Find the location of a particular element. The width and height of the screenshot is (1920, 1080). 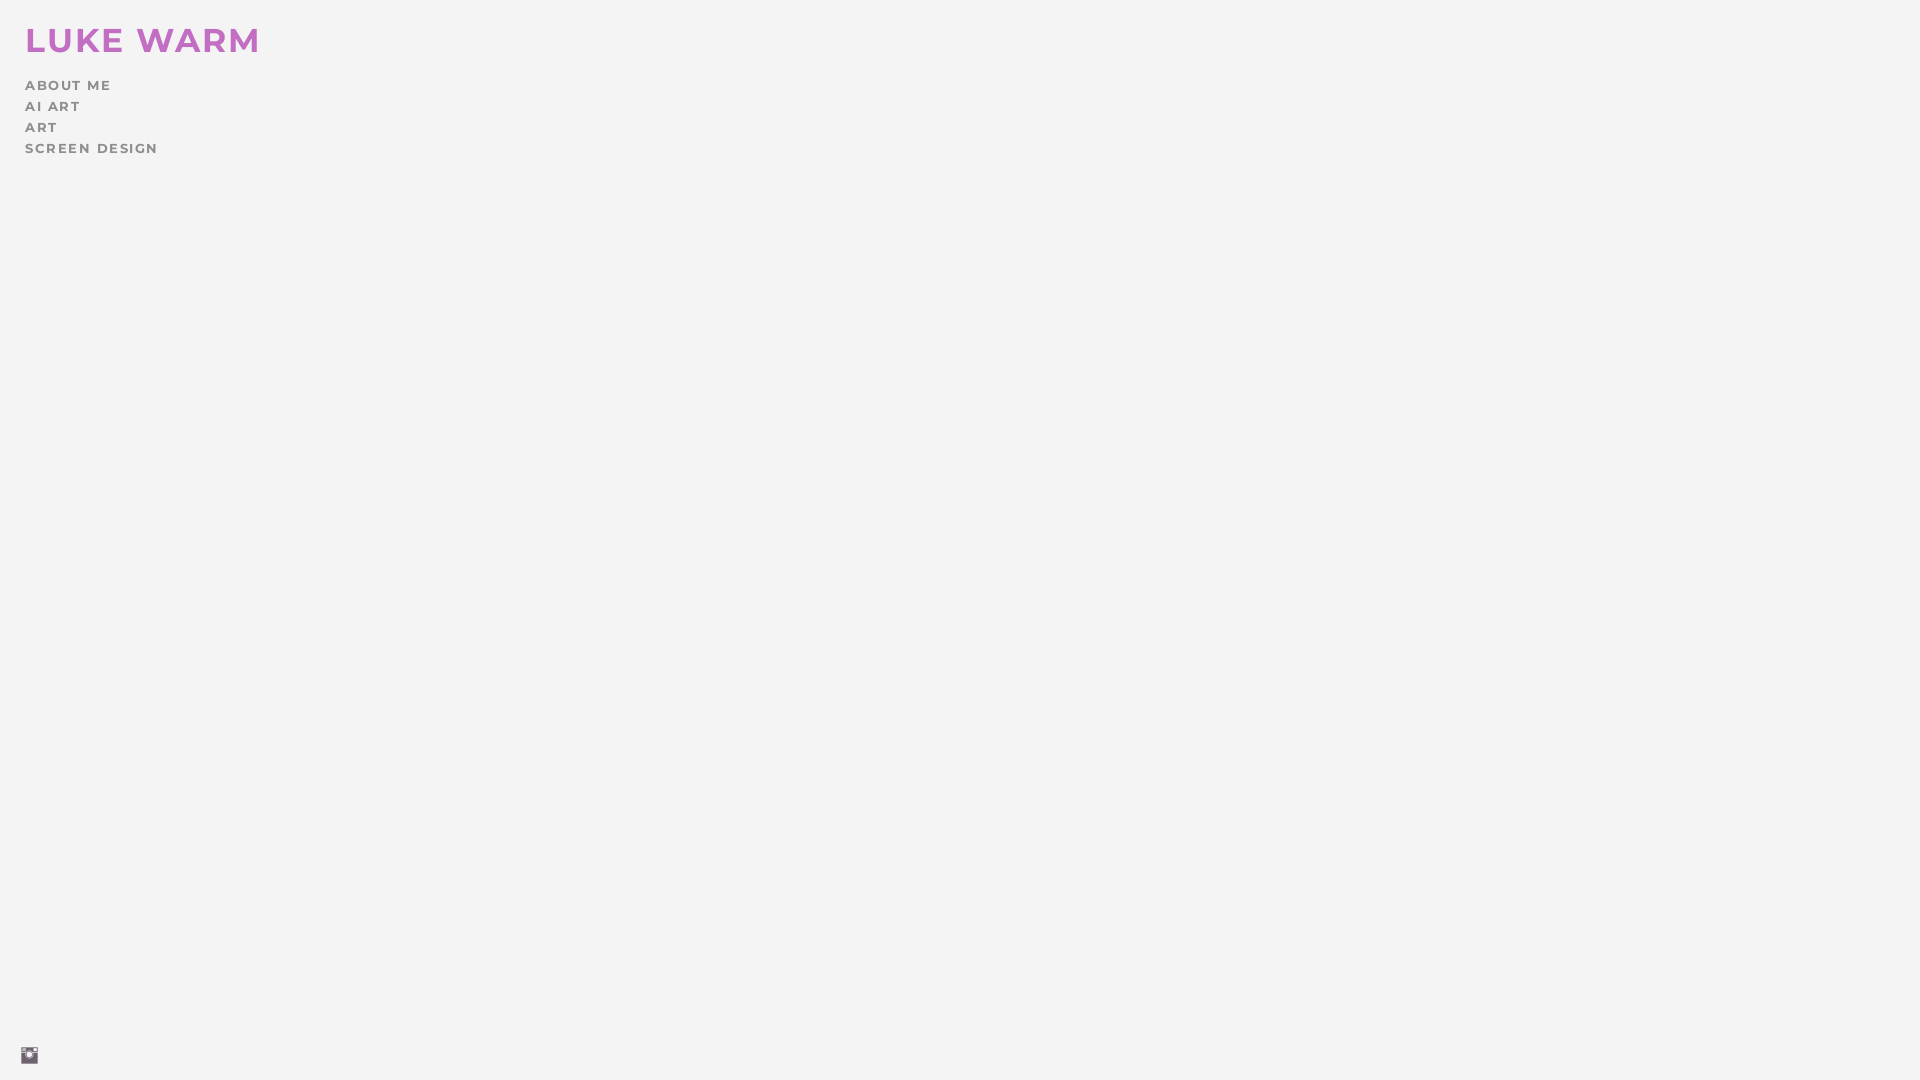

'SCREEN DESIGN' is located at coordinates (90, 146).